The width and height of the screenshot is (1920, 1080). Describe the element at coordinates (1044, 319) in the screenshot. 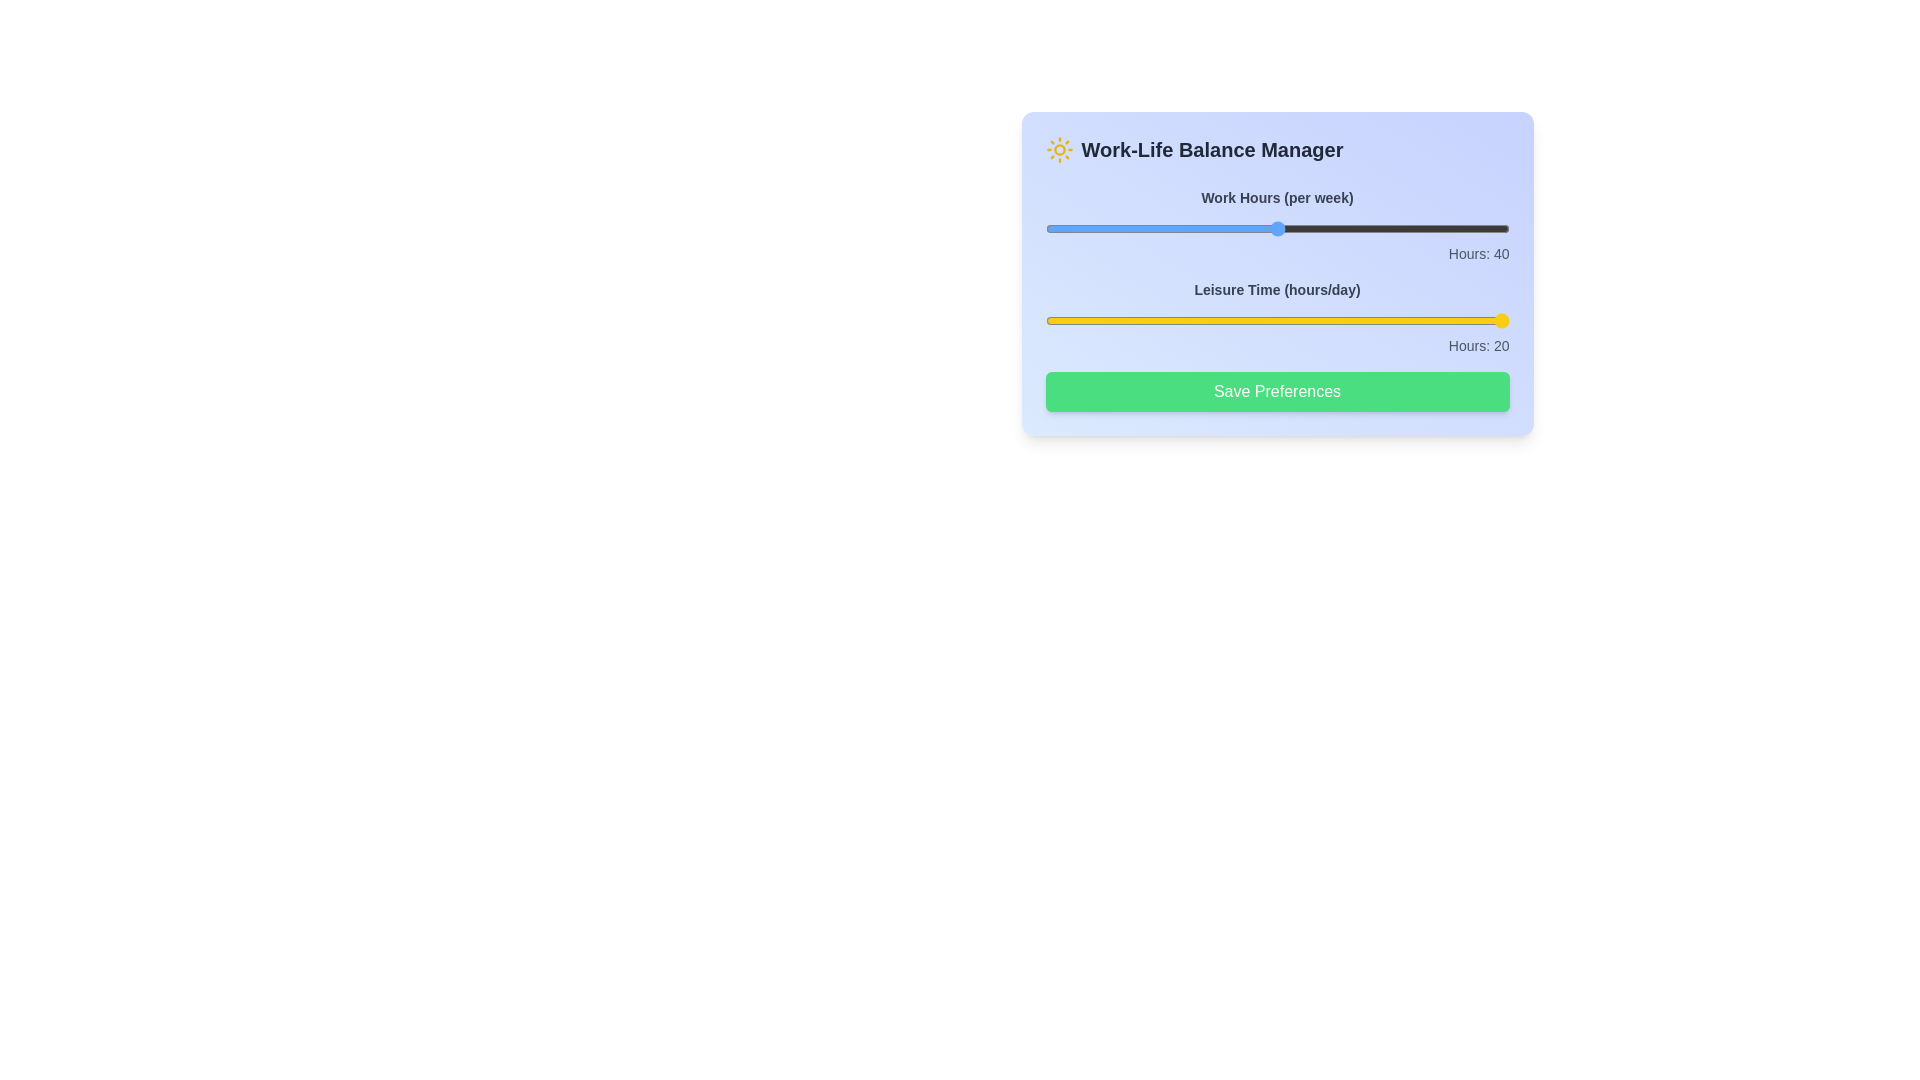

I see `the 'Leisure Time' slider to set leisure hours to 2` at that location.